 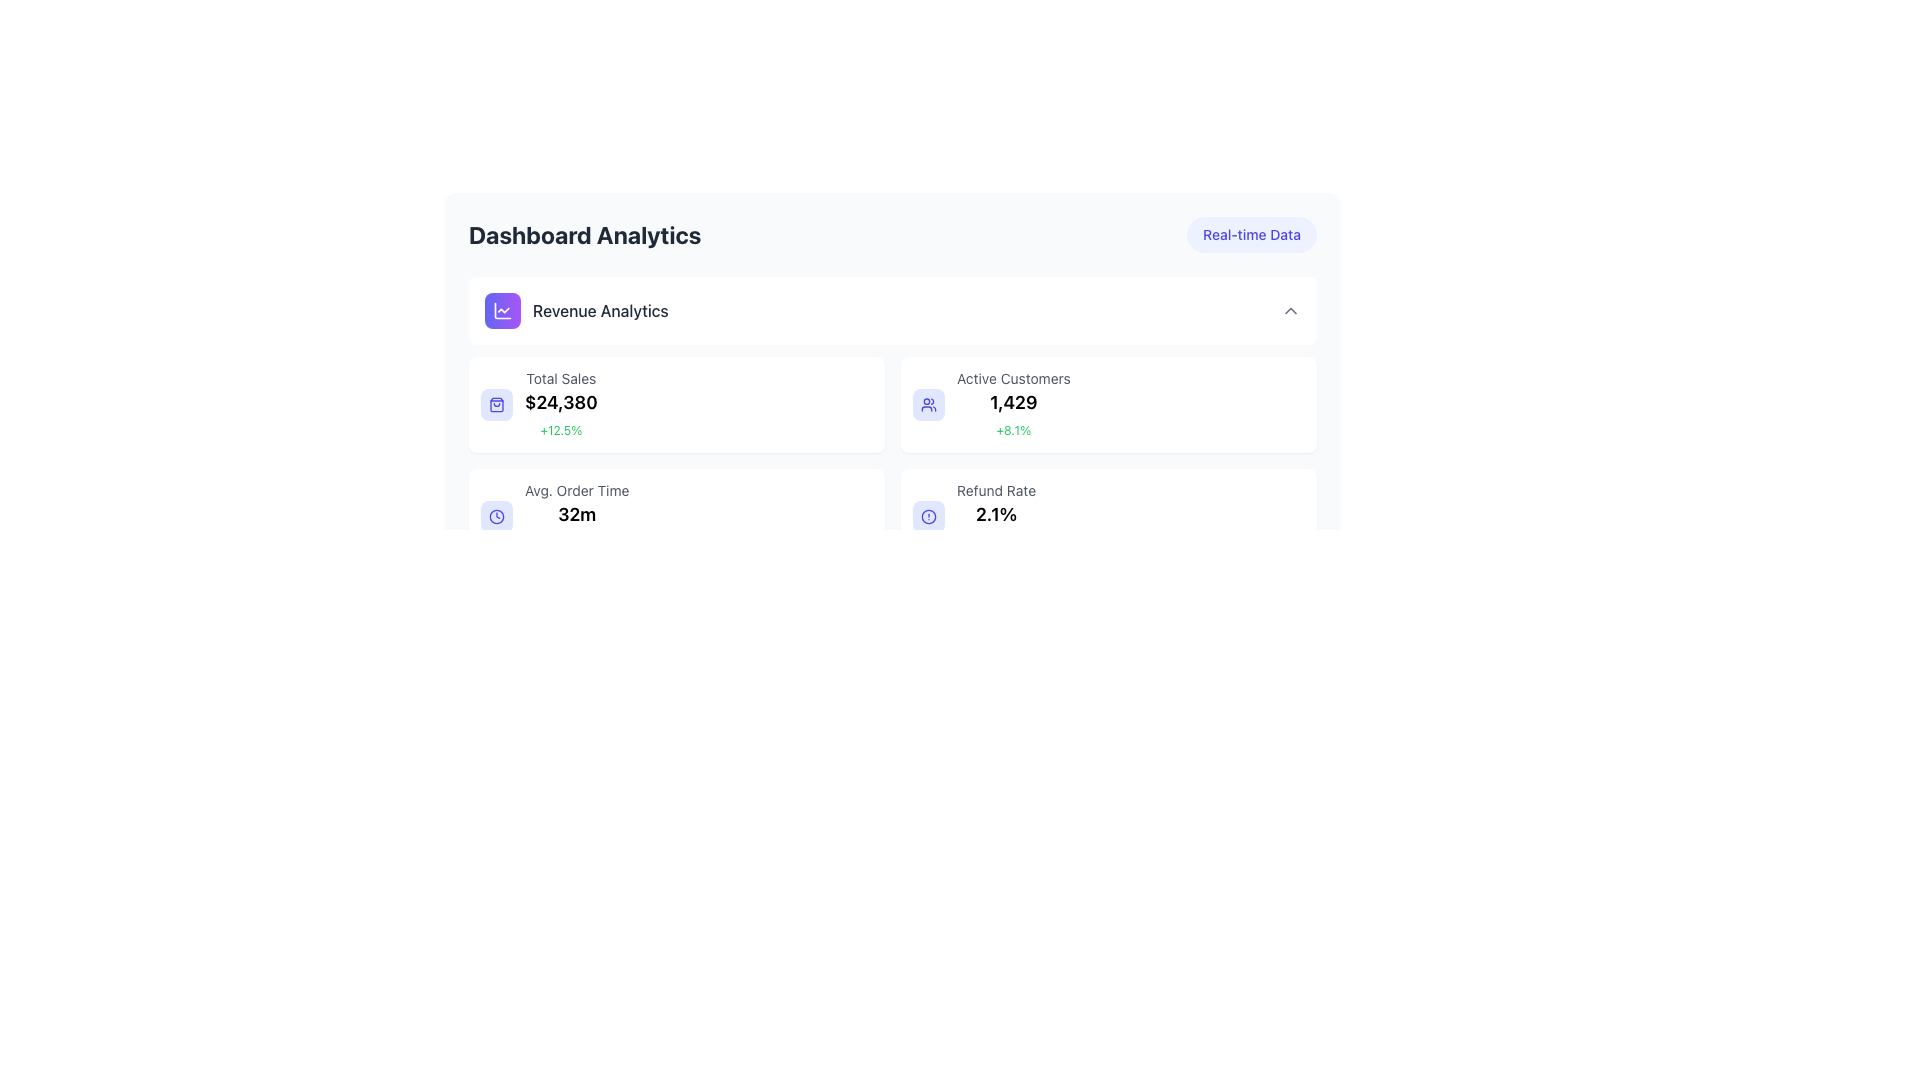 What do you see at coordinates (996, 542) in the screenshot?
I see `text element displaying a percentage value related to the refund rate statistics, located below the numerical percentage value of '2.1%' in the 'Refund Rate' box` at bounding box center [996, 542].